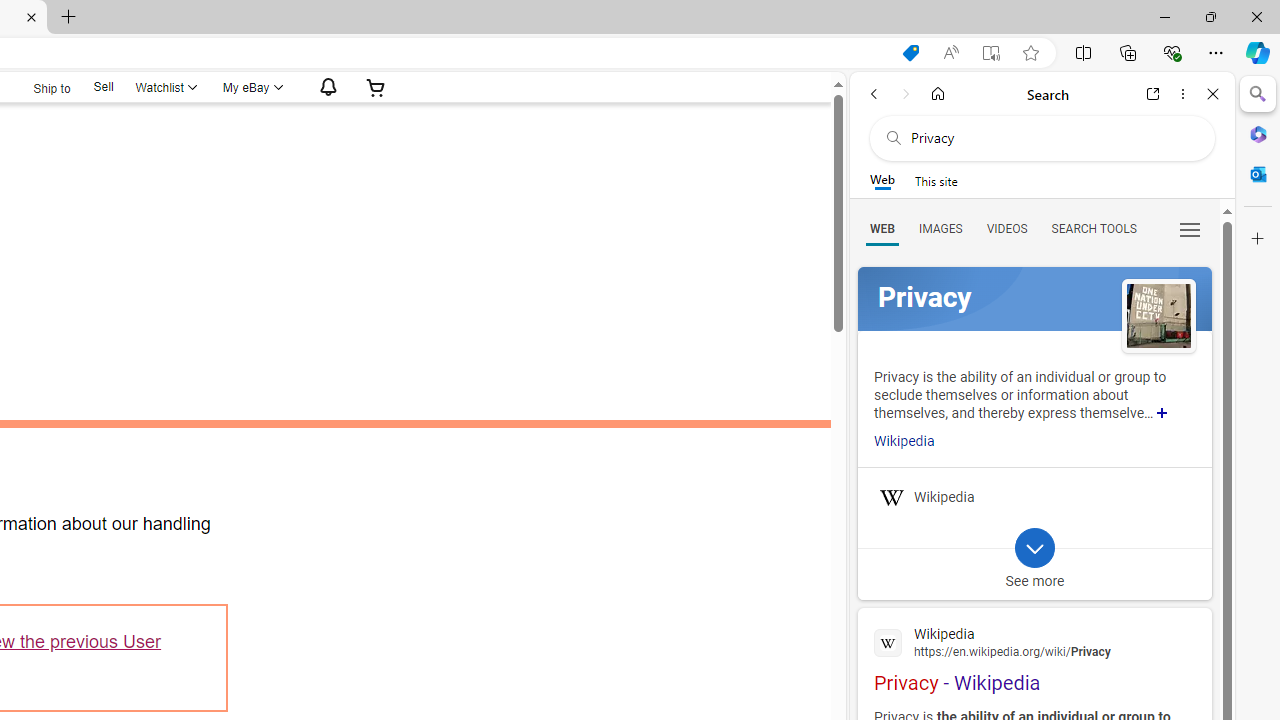  Describe the element at coordinates (881, 227) in the screenshot. I see `'WEB  '` at that location.